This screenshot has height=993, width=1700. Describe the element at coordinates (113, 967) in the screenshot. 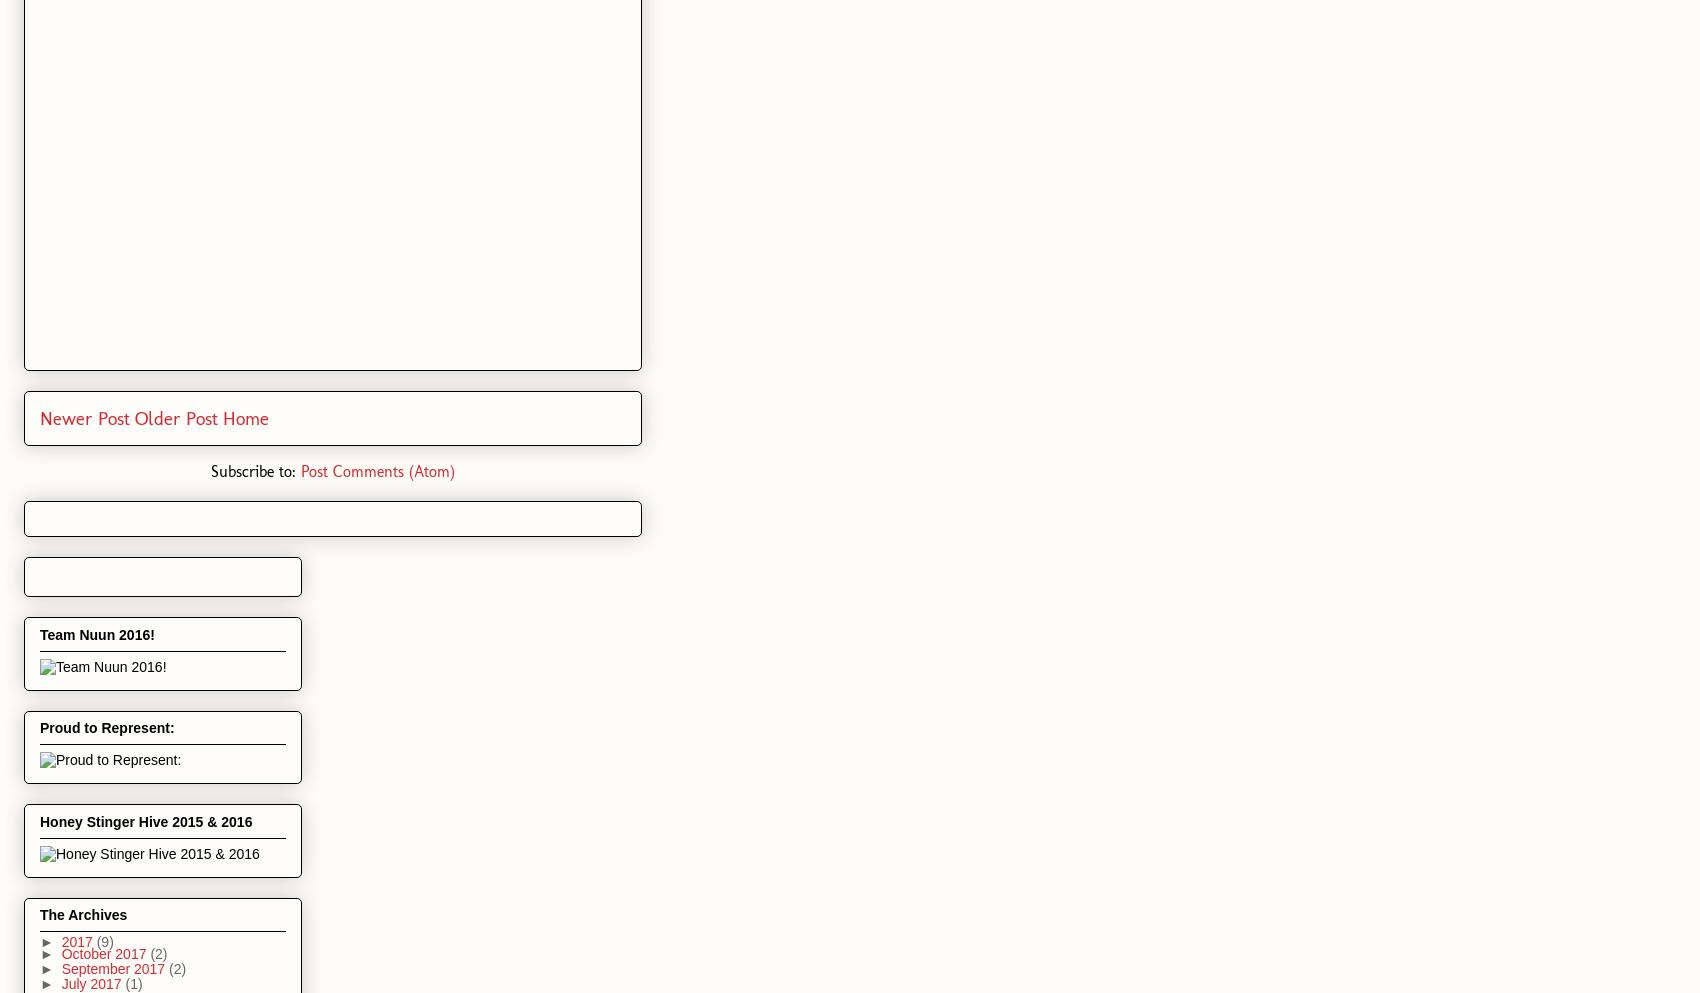

I see `'September 2017'` at that location.